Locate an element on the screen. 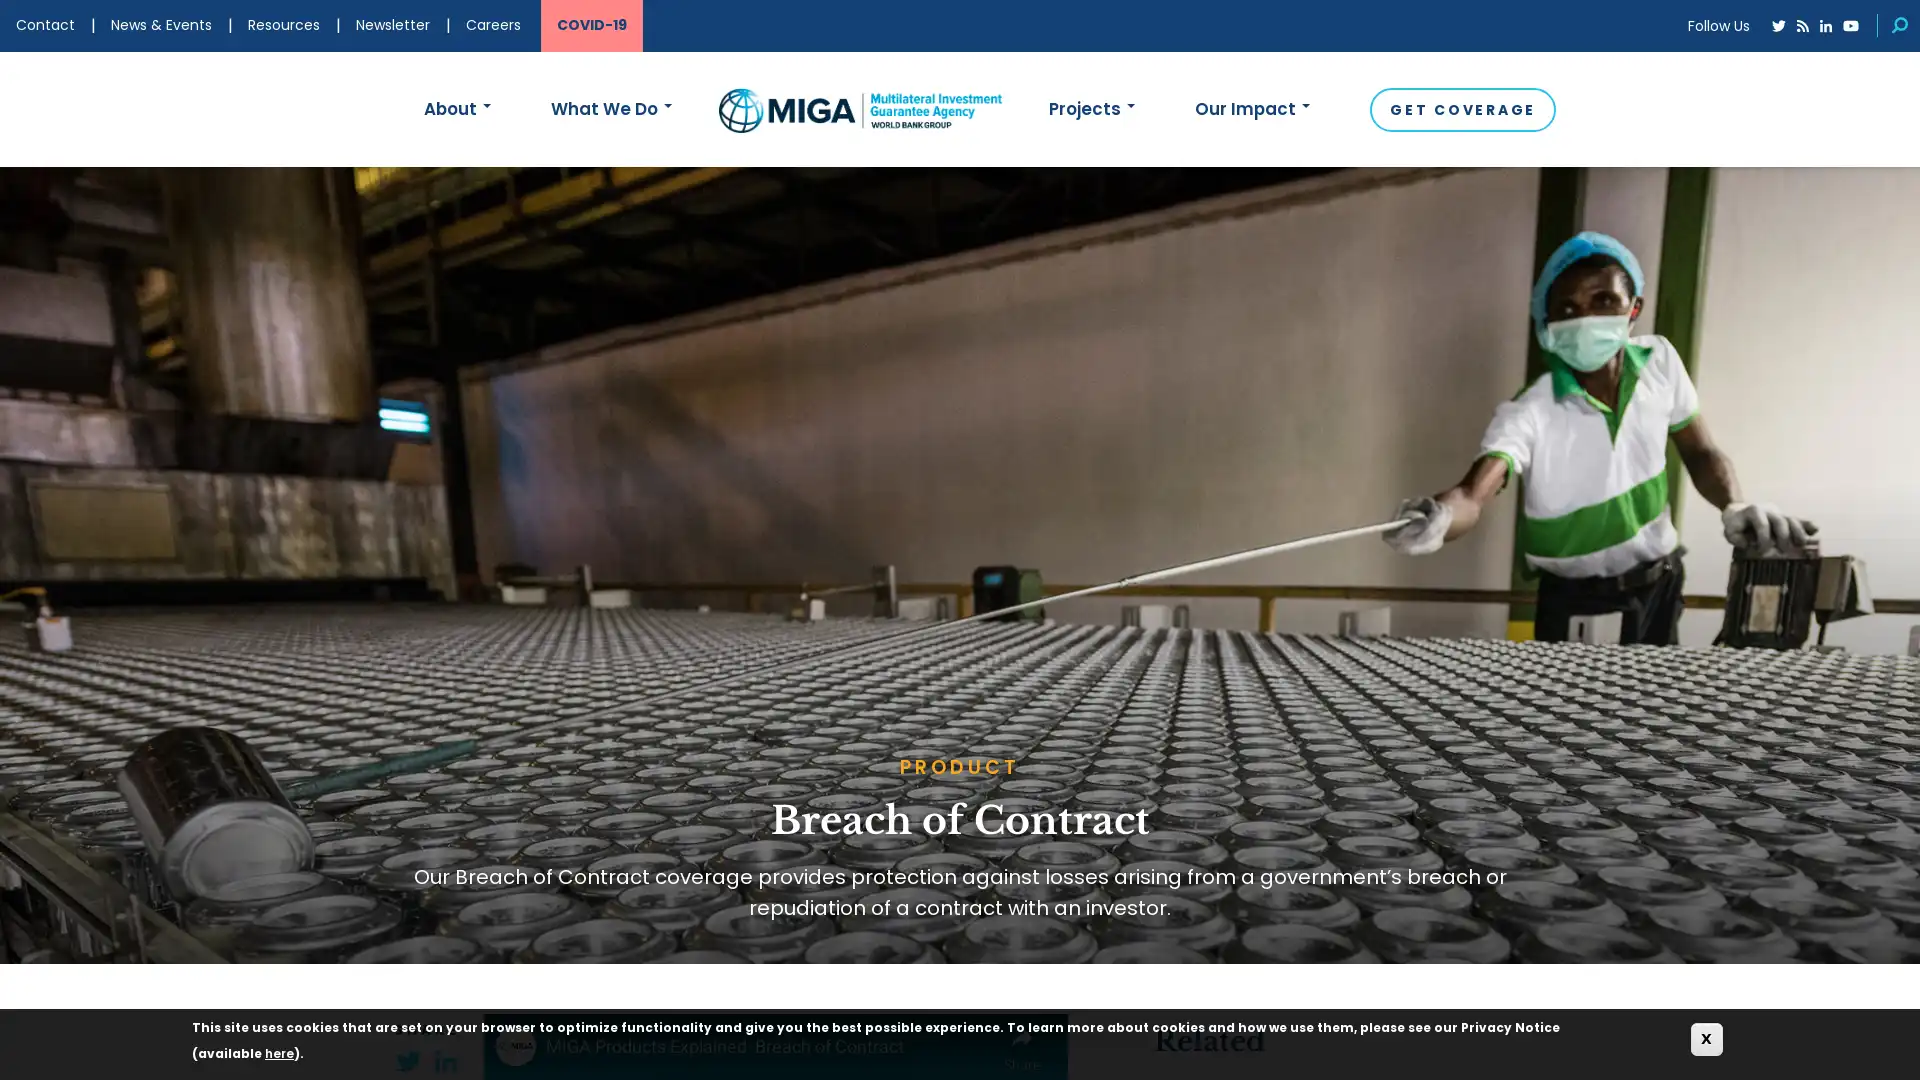 Image resolution: width=1920 pixels, height=1080 pixels. X is located at coordinates (1706, 1038).